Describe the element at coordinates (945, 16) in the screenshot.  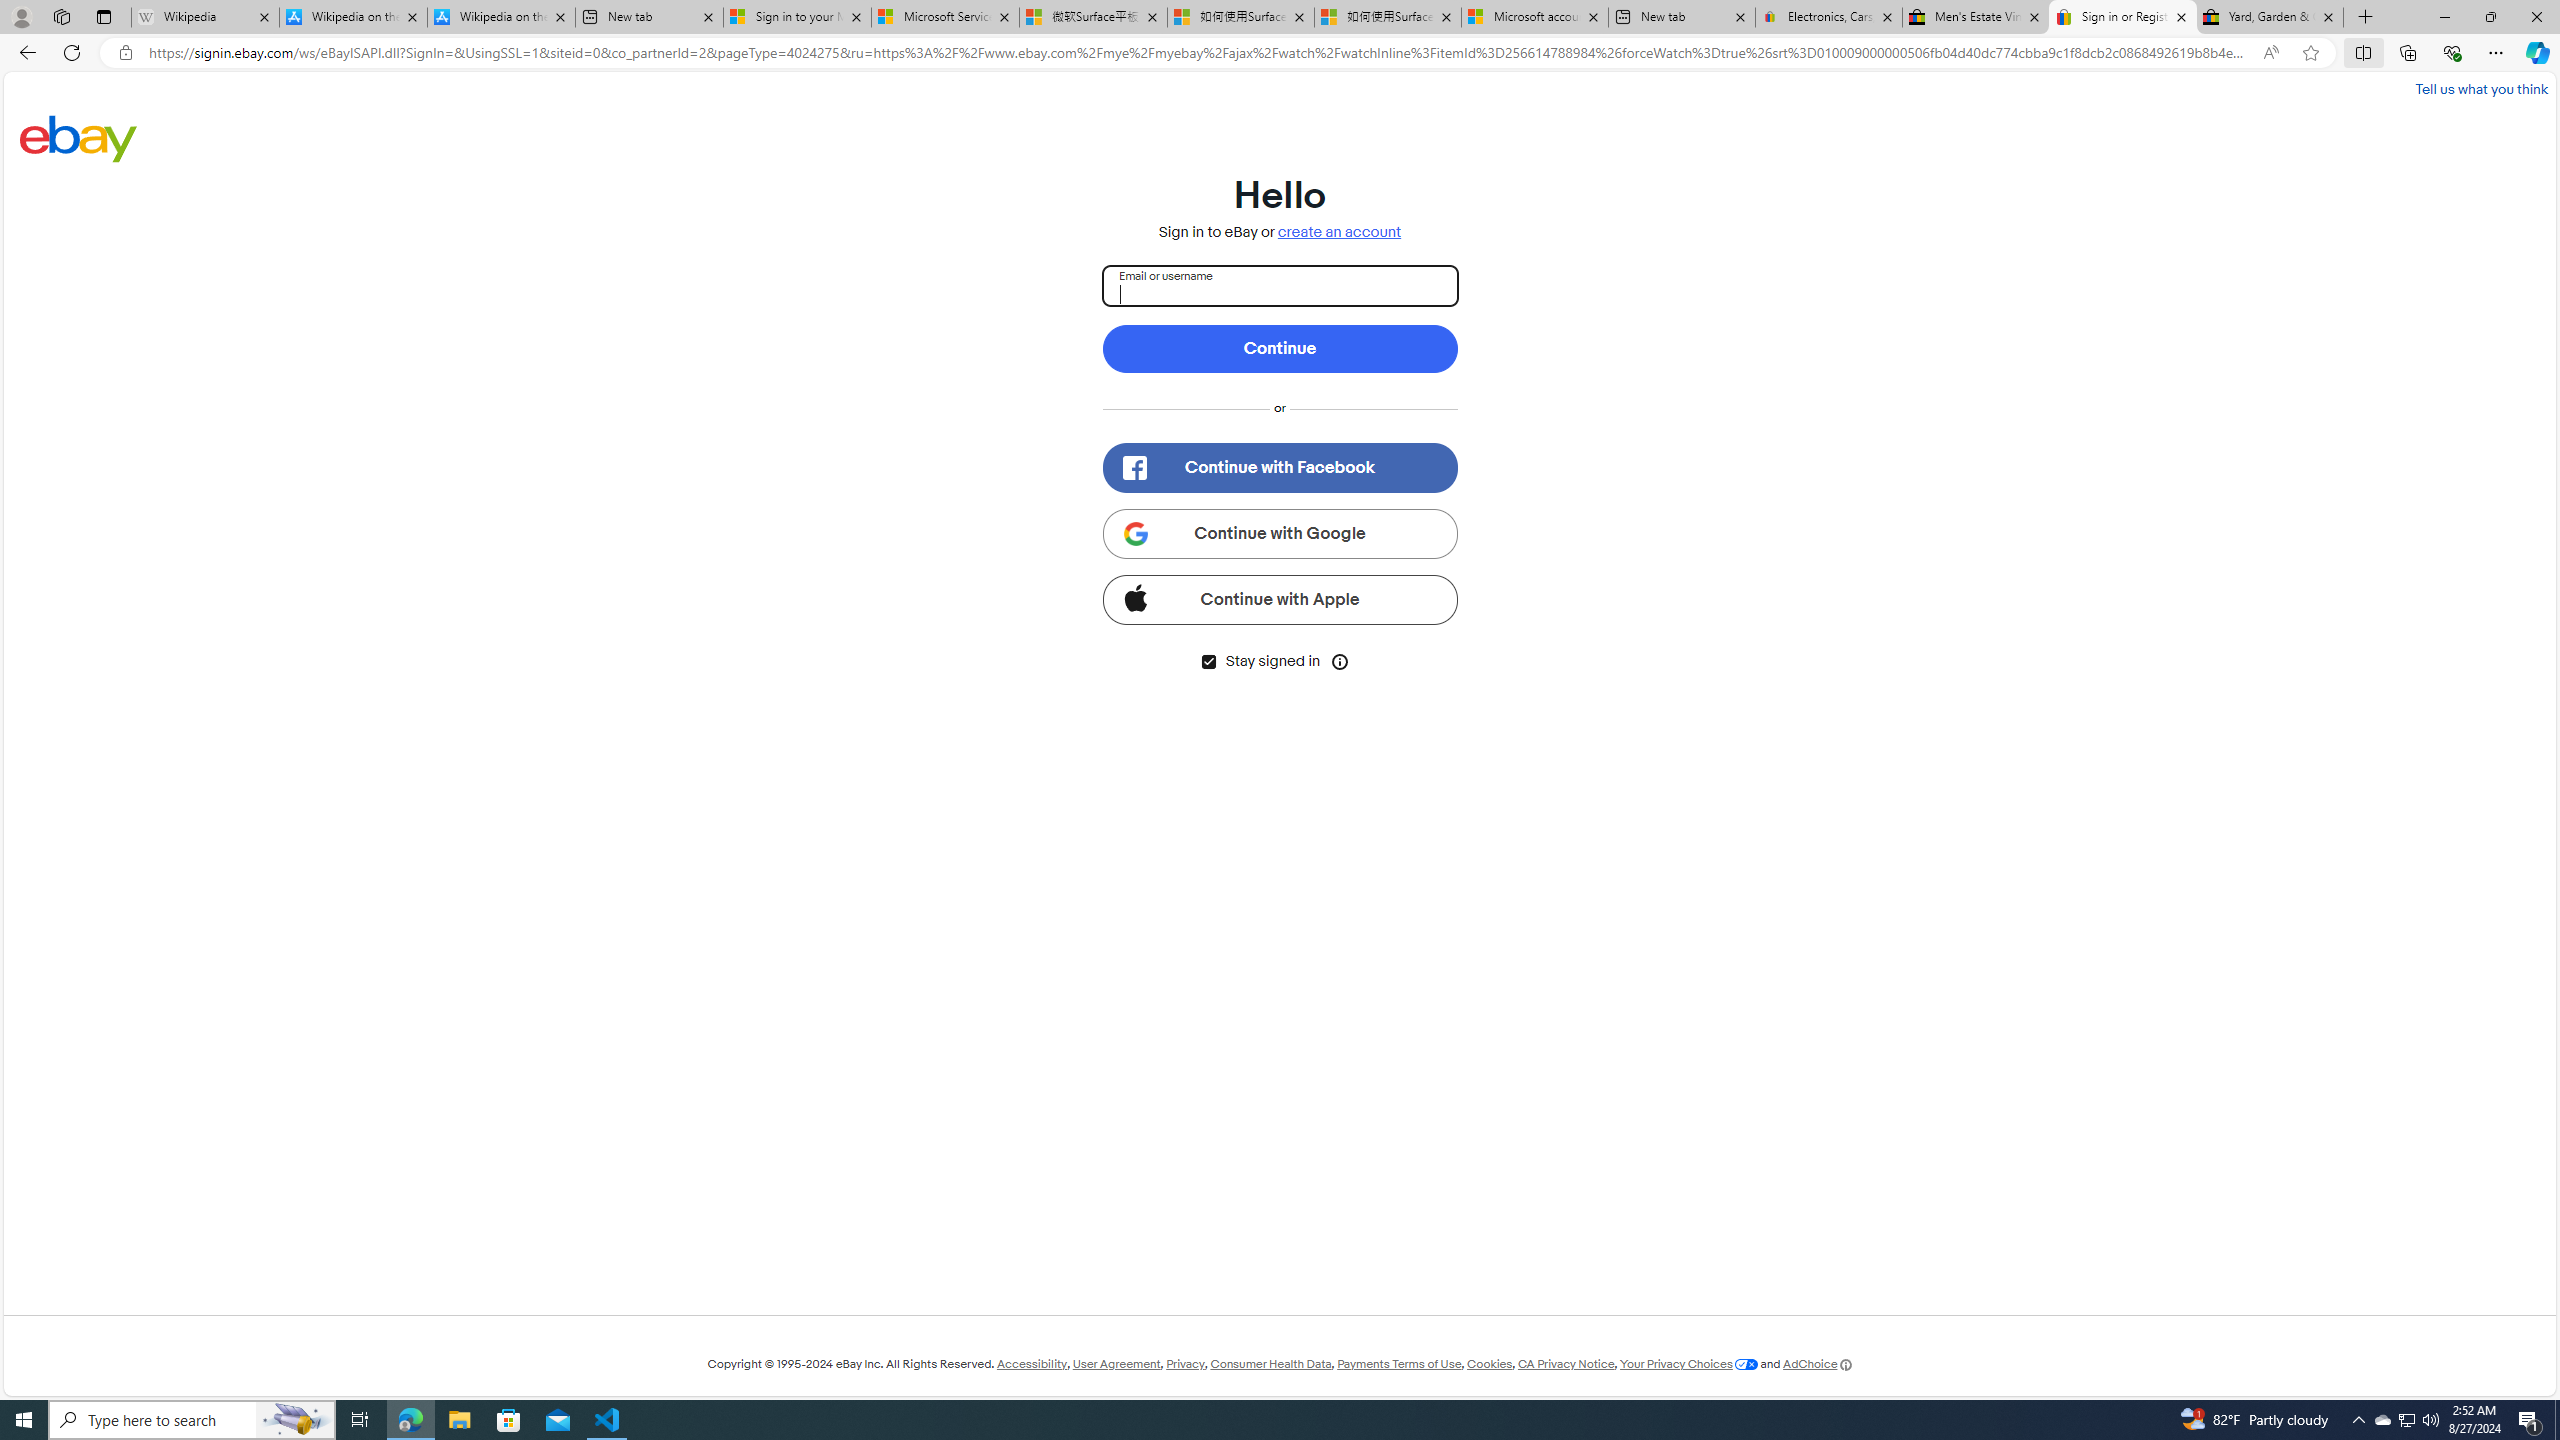
I see `'Microsoft Services Agreement'` at that location.